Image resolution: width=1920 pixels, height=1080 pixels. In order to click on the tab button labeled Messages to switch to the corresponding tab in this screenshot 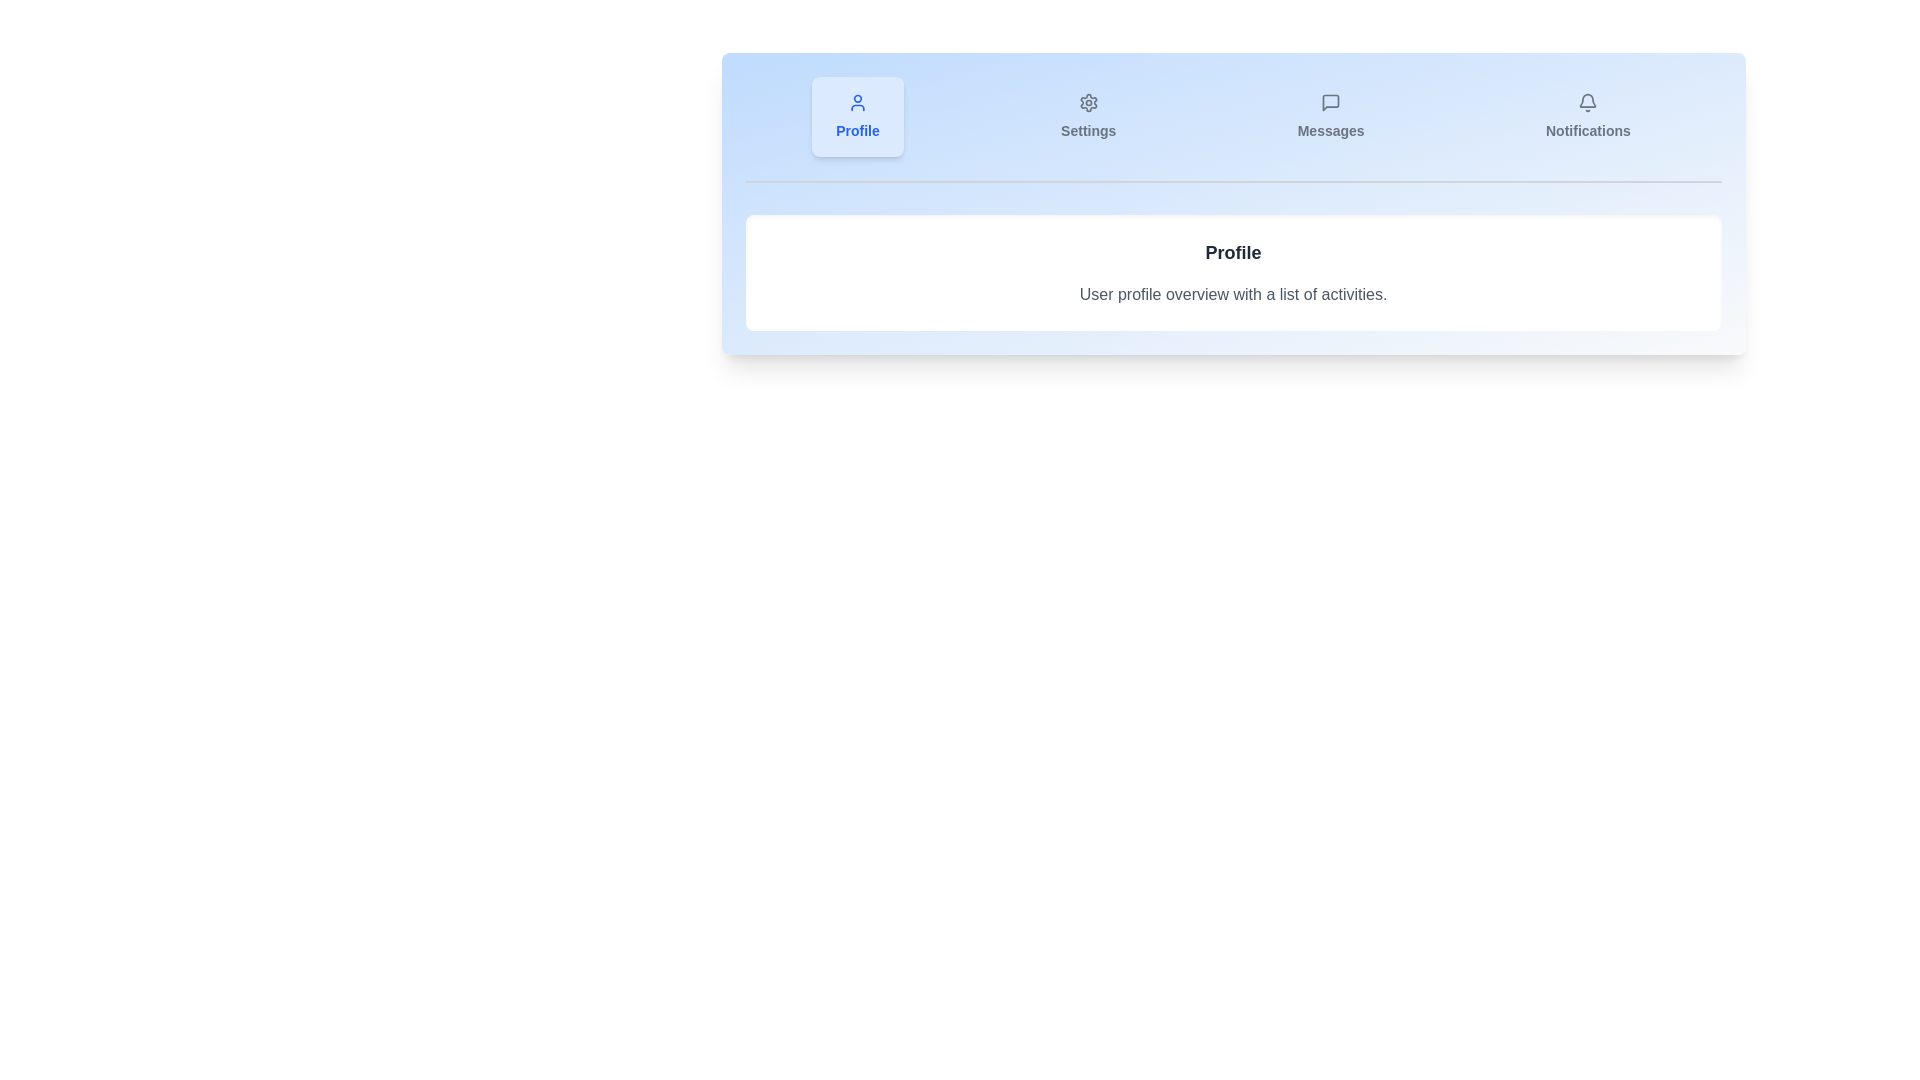, I will do `click(1331, 116)`.